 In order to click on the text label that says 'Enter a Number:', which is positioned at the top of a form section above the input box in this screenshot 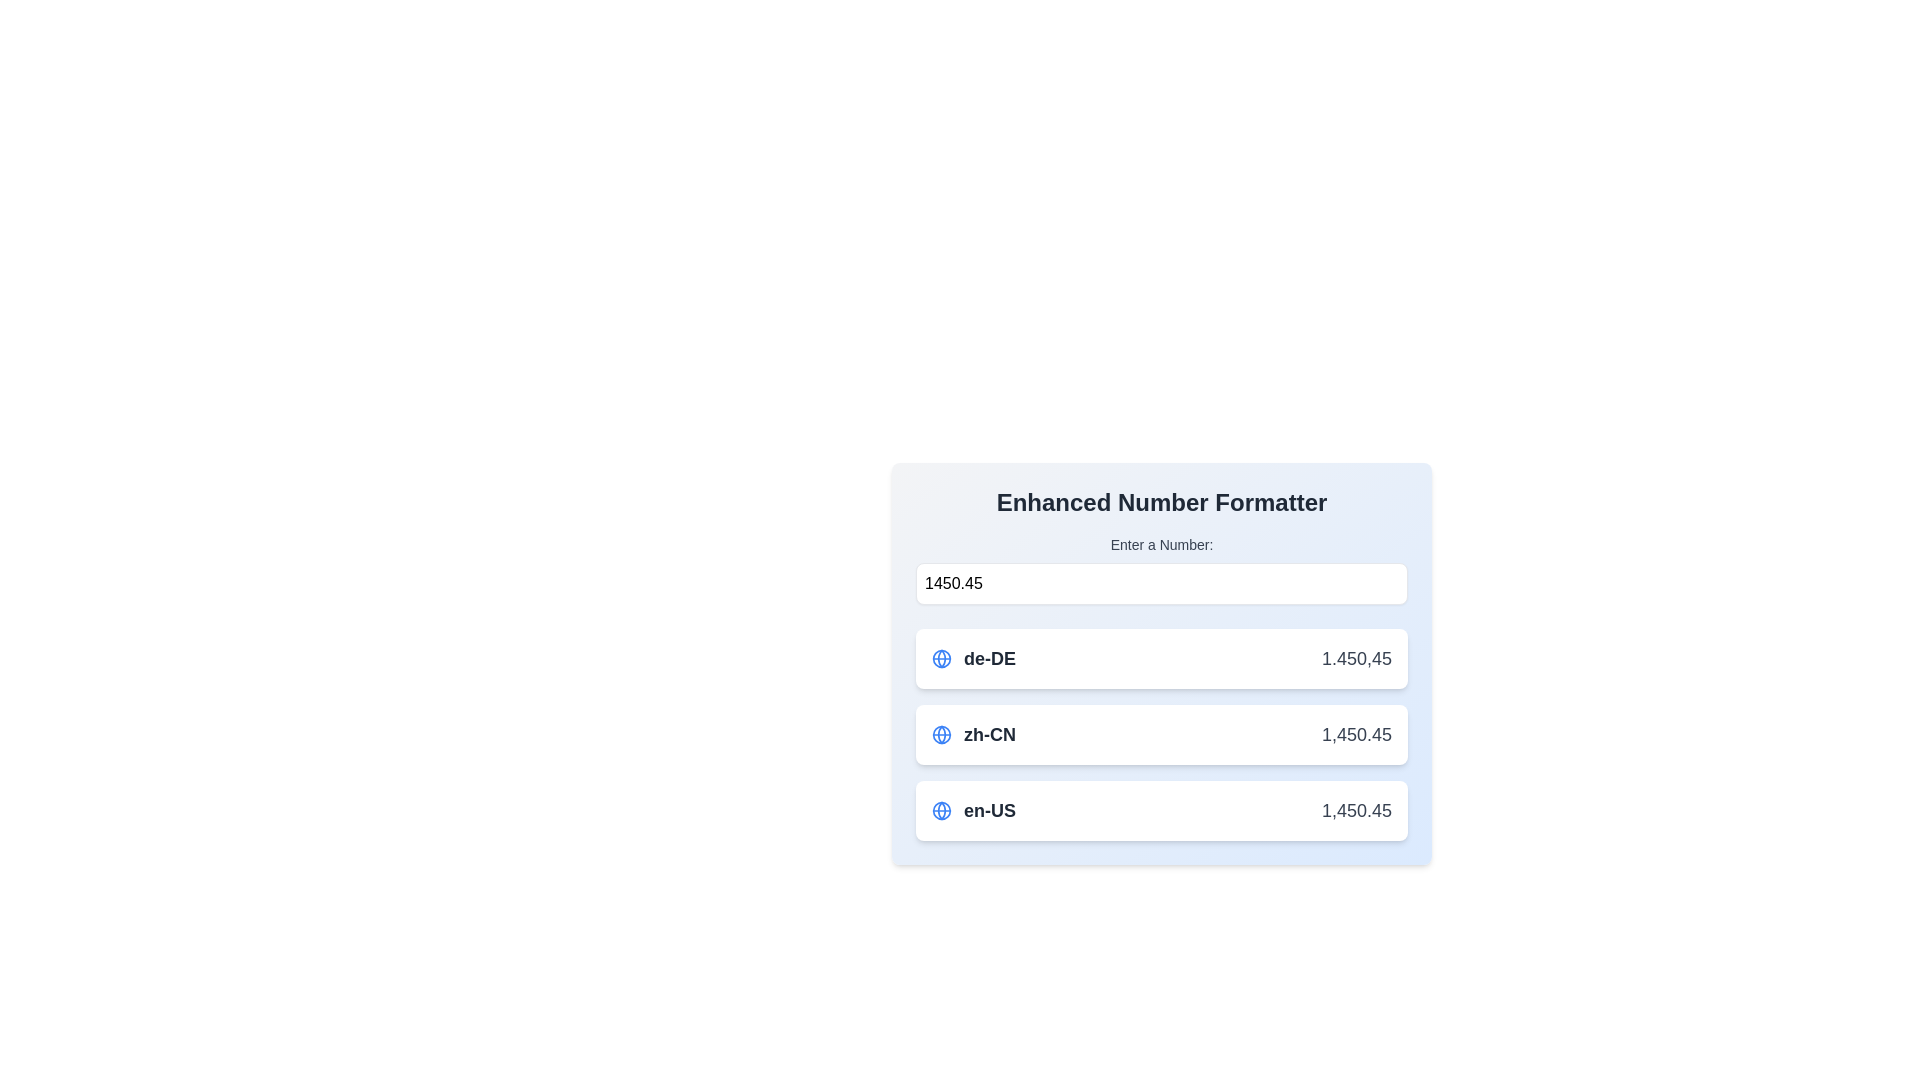, I will do `click(1161, 544)`.